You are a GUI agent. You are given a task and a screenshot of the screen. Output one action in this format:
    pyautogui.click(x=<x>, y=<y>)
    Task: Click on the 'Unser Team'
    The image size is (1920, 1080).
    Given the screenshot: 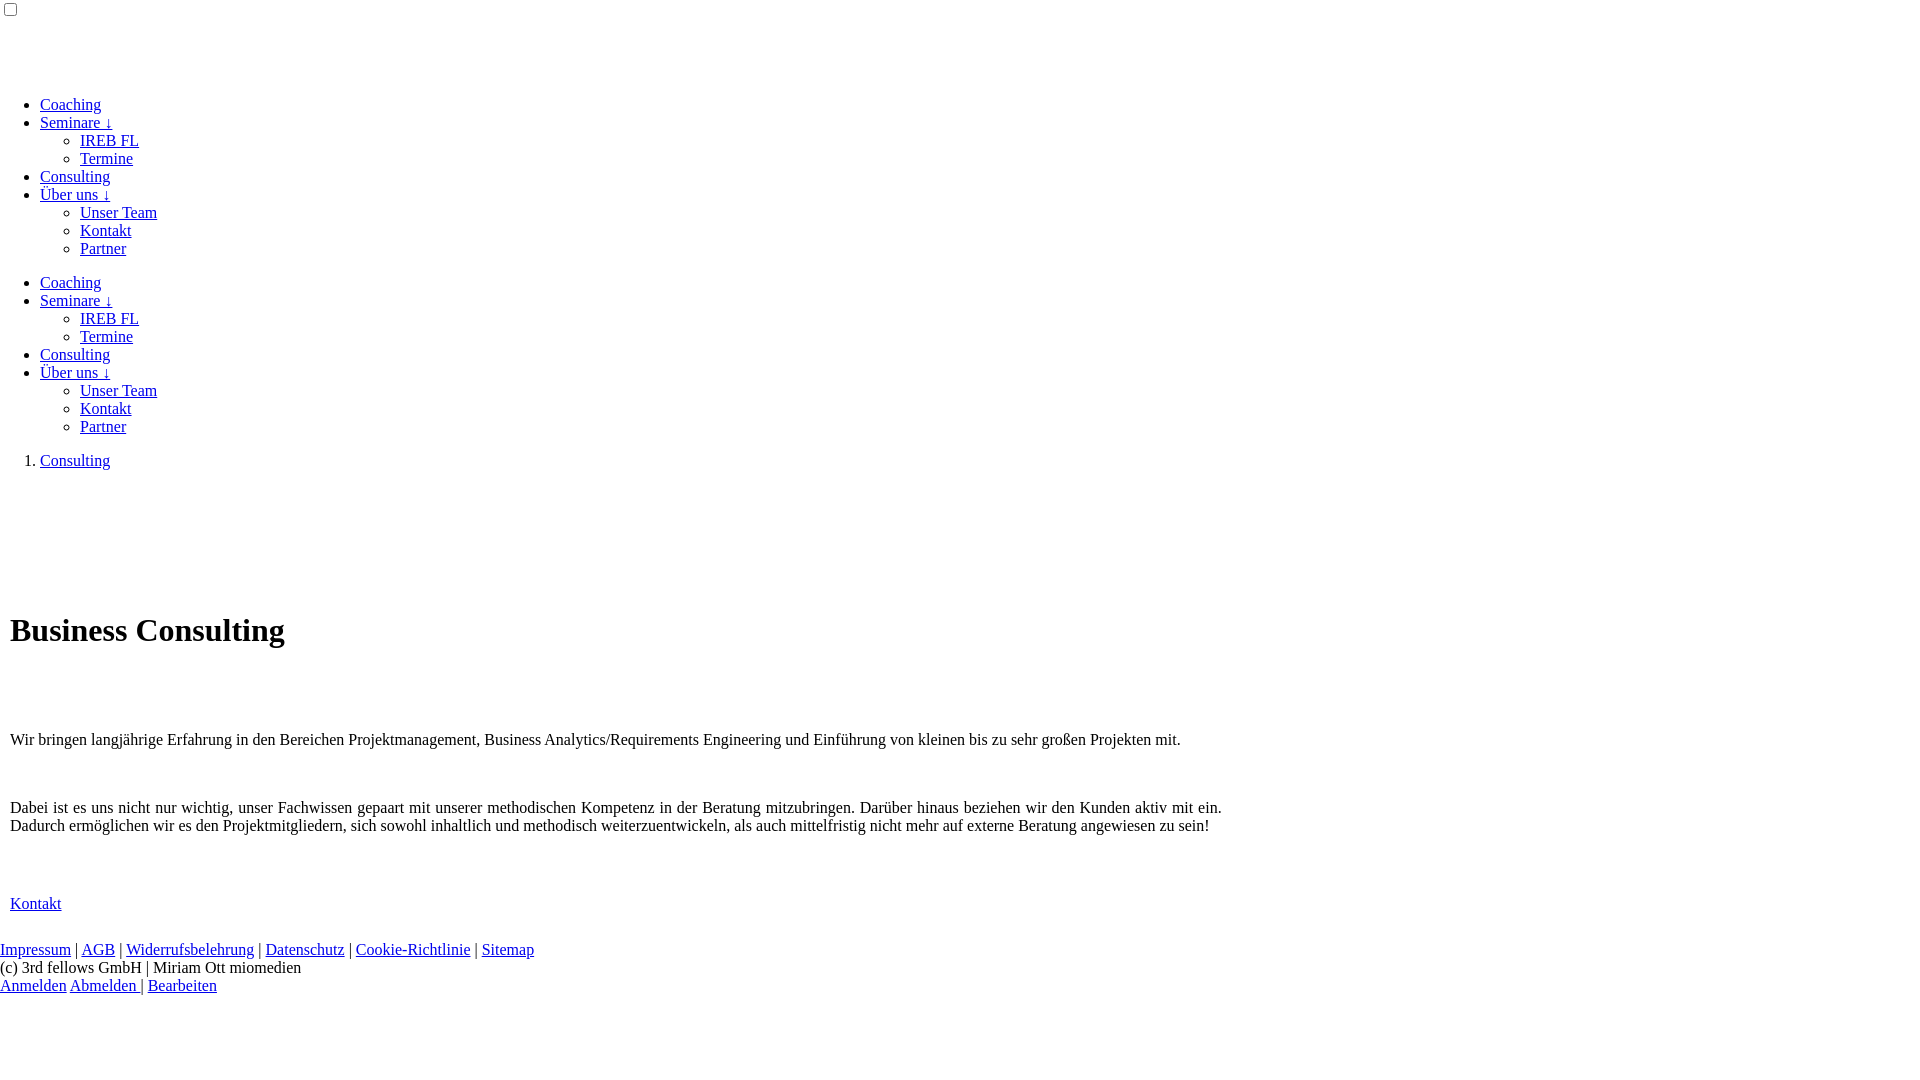 What is the action you would take?
    pyautogui.click(x=80, y=212)
    